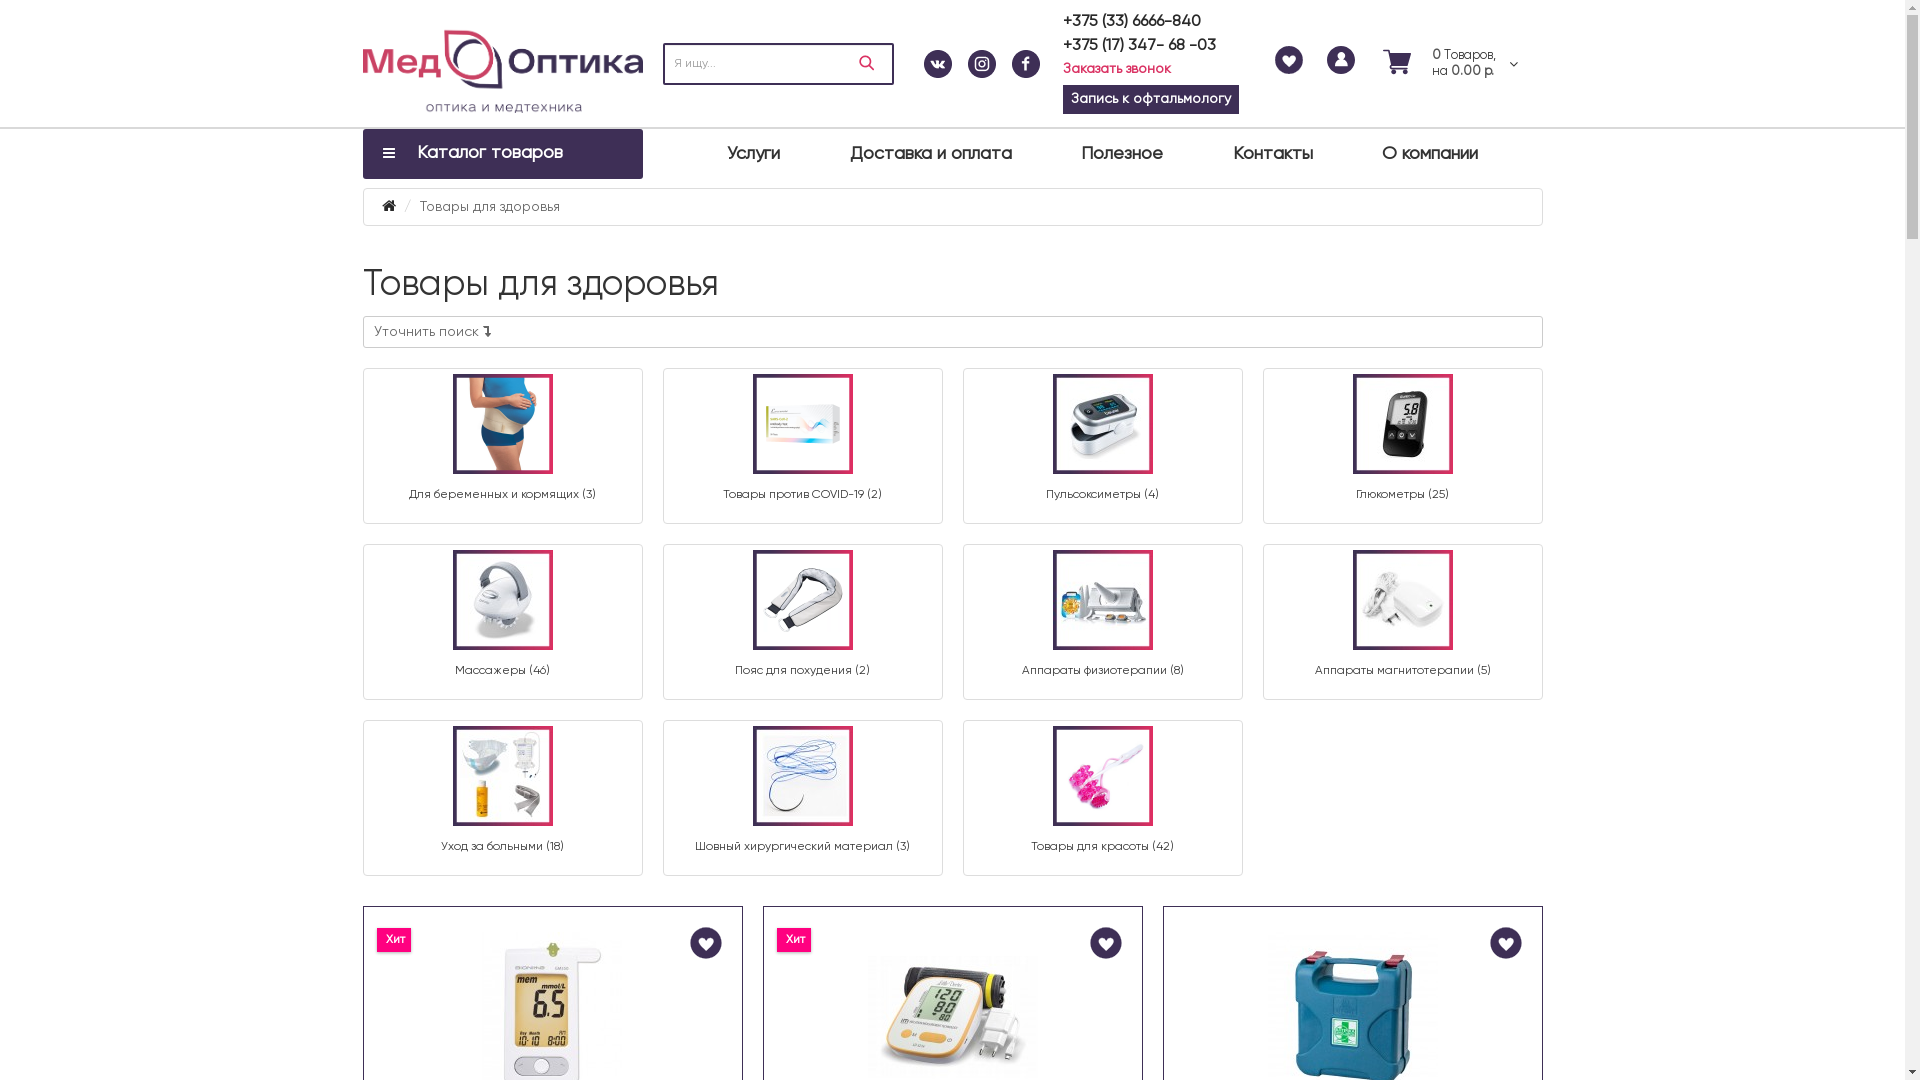  Describe the element at coordinates (1131, 22) in the screenshot. I see `'+375 (33) 6666-840'` at that location.